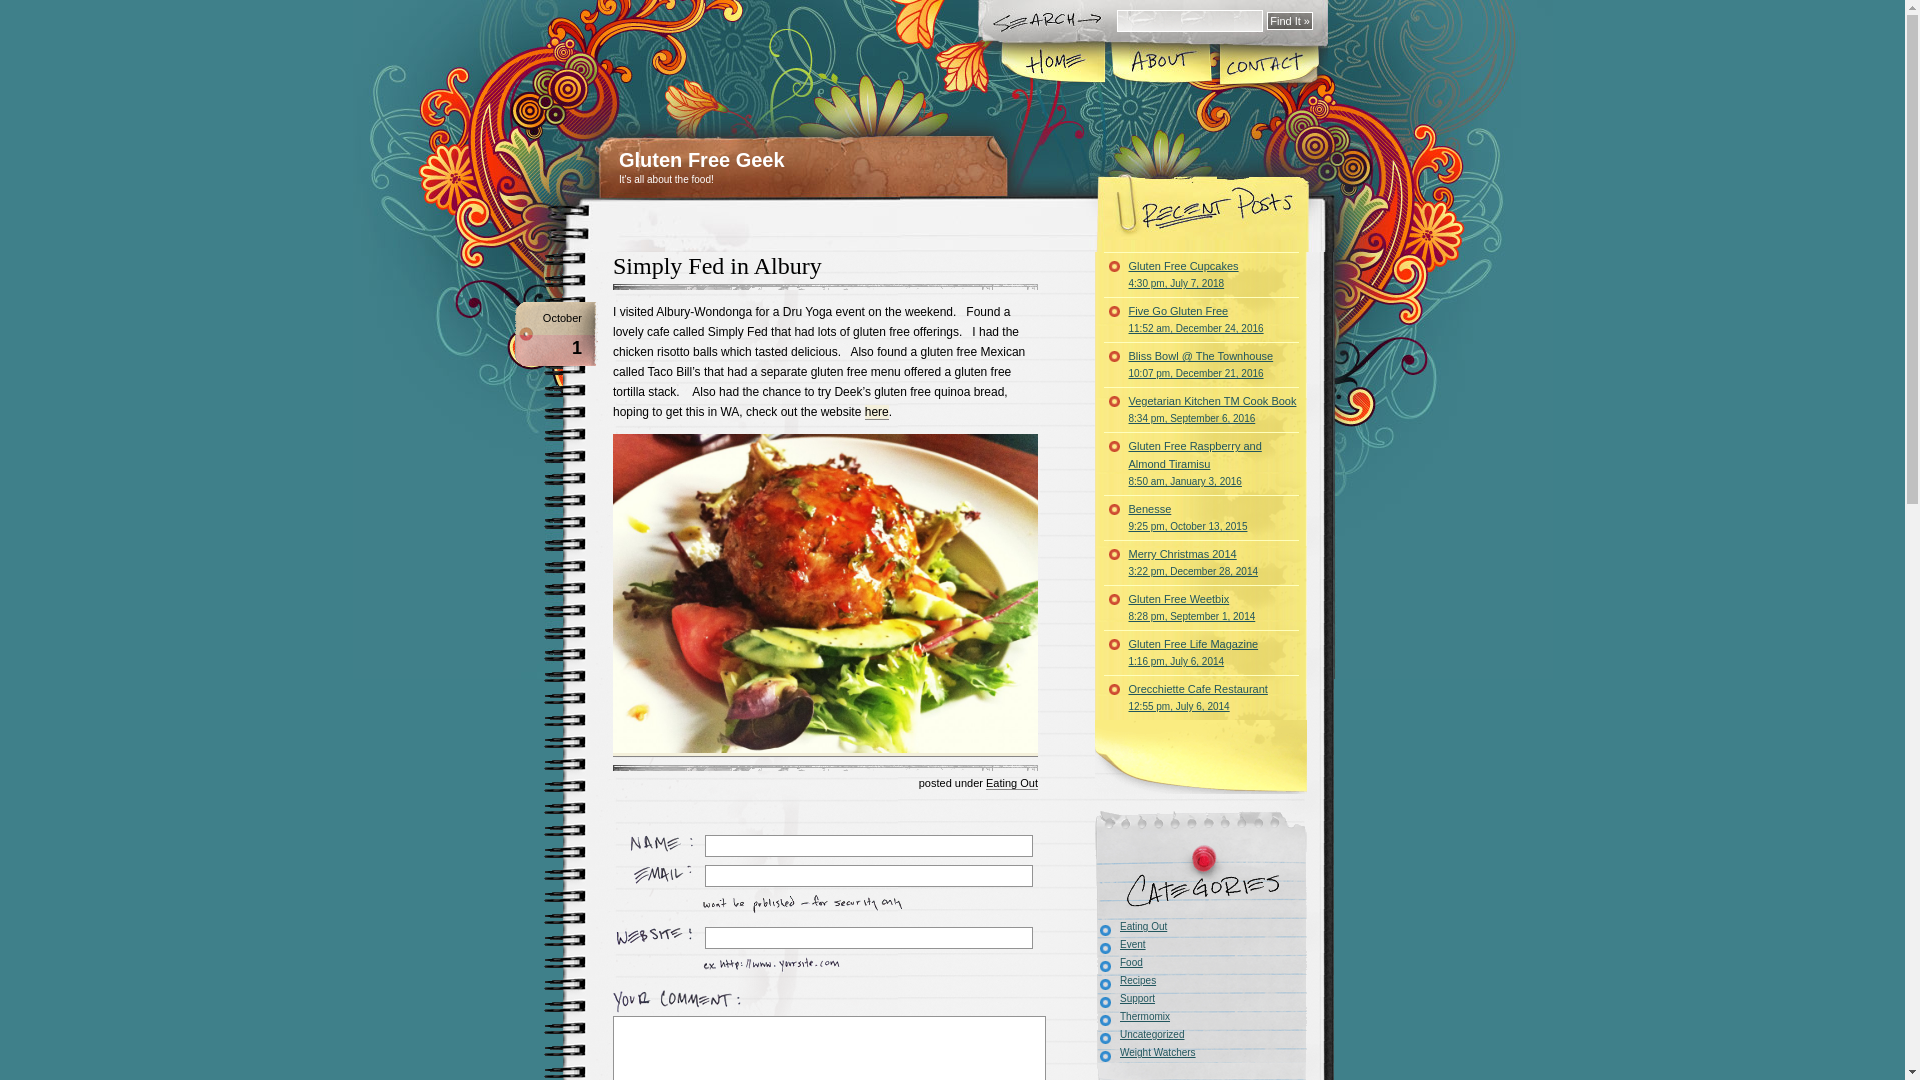  What do you see at coordinates (1200, 408) in the screenshot?
I see `'Vegetarian Kitchen TM Cook Book` at bounding box center [1200, 408].